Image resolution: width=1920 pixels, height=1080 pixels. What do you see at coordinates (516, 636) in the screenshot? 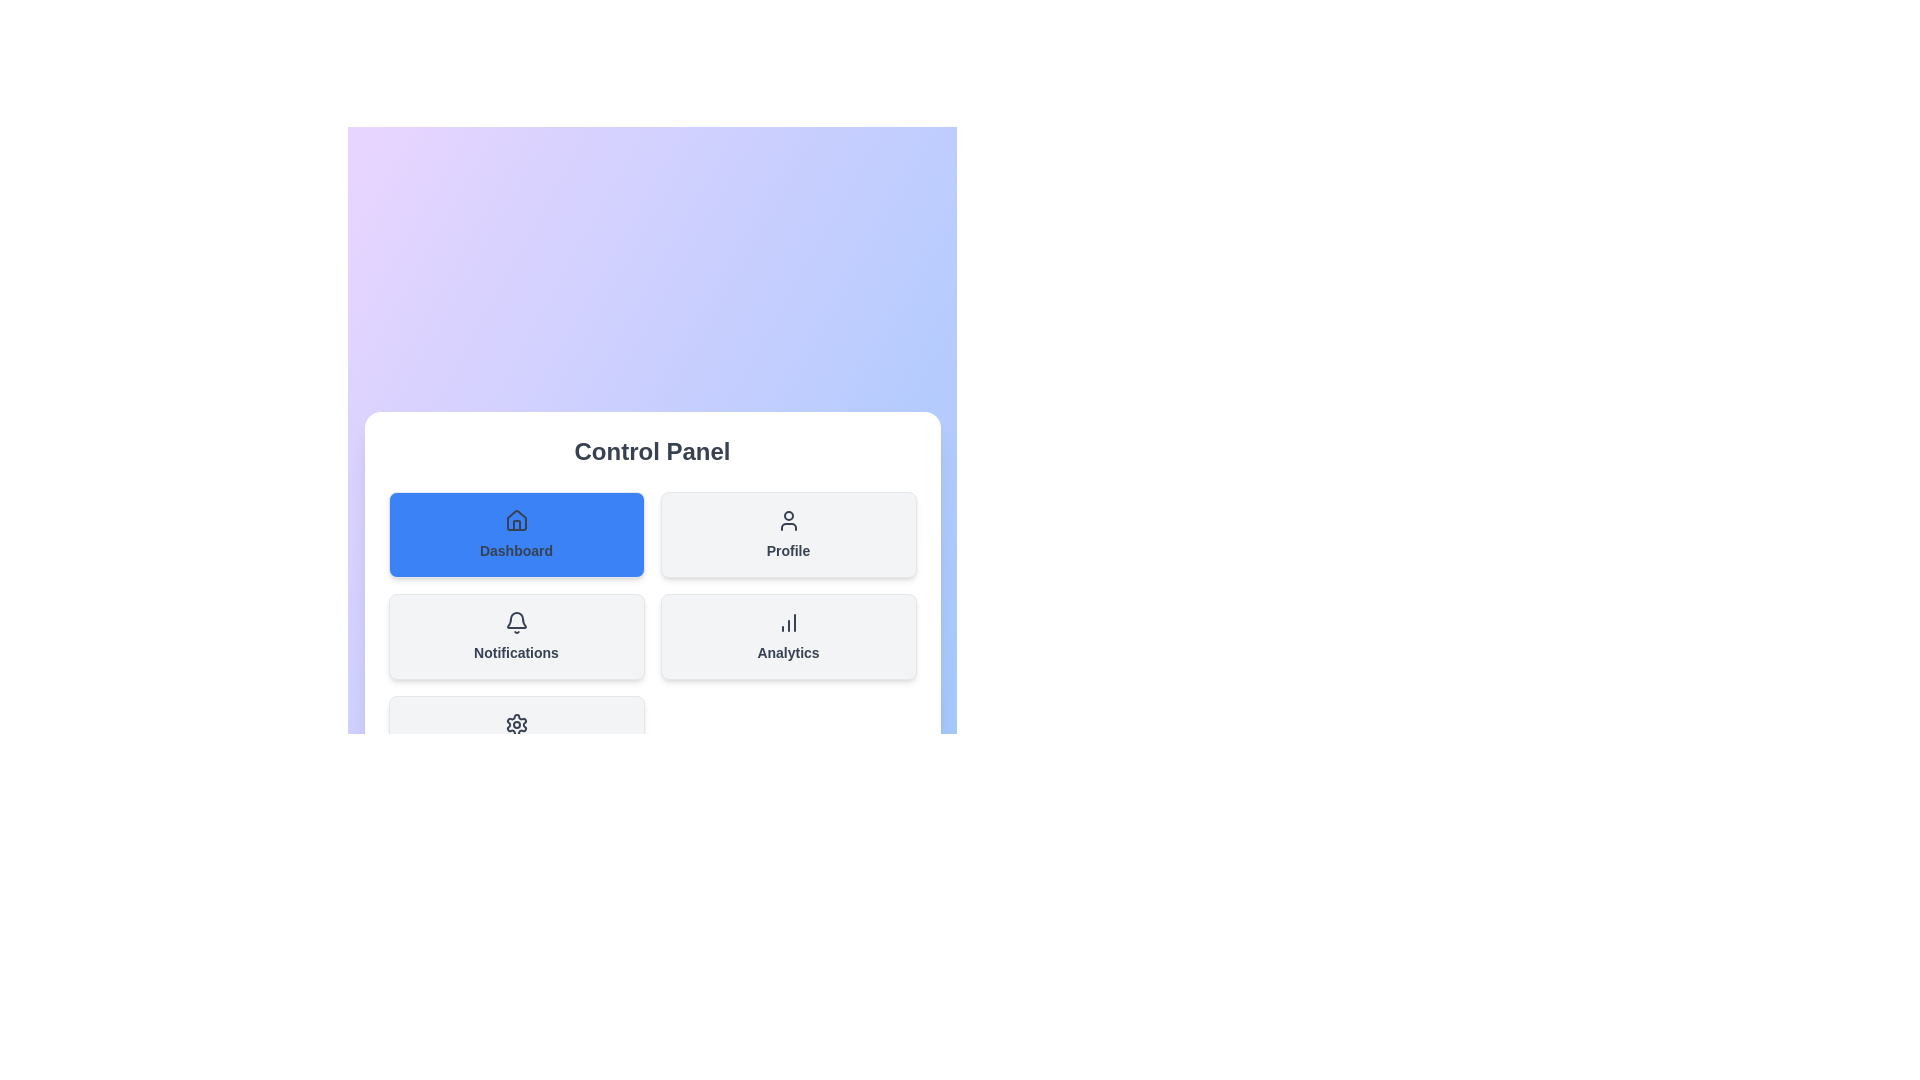
I see `the section Notifications from the menu by clicking its corresponding button` at bounding box center [516, 636].